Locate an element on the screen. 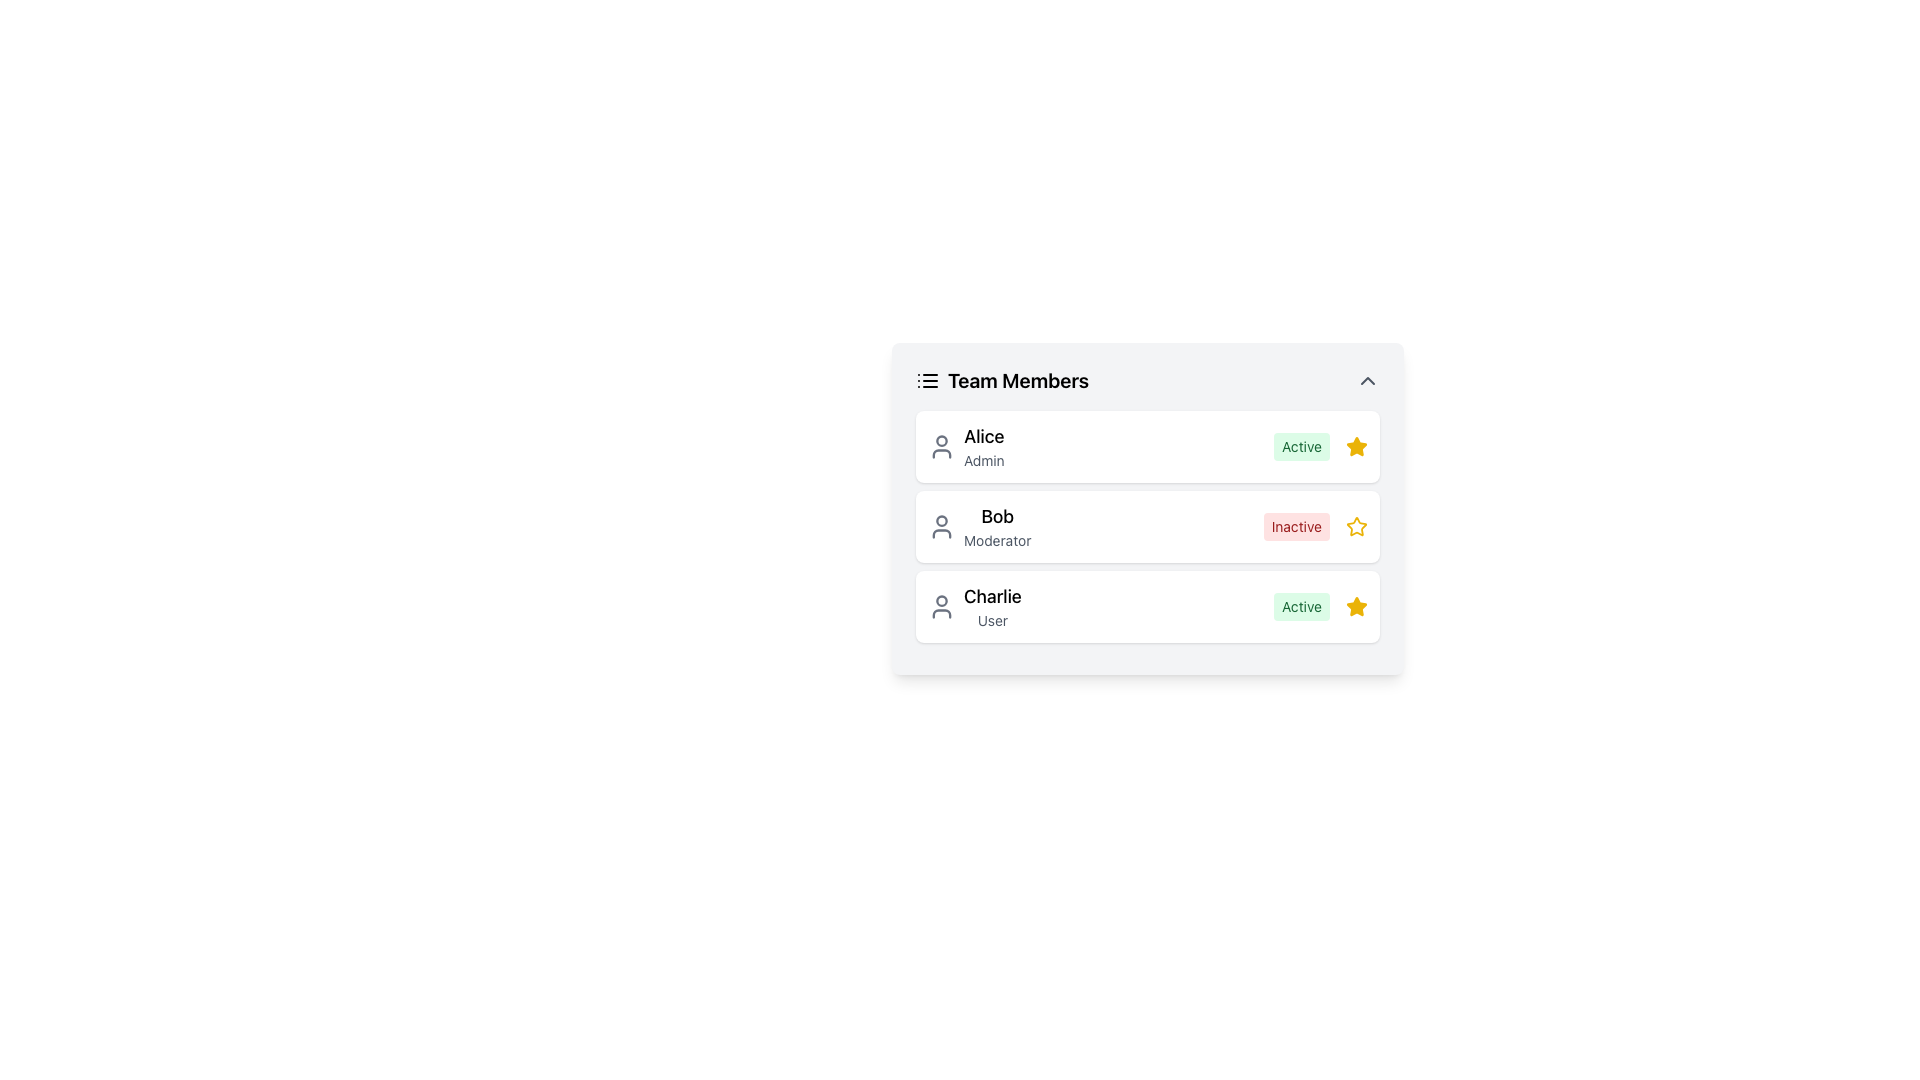 The image size is (1920, 1080). the 'Active' status badge located to the right of the user name 'Charlie' within the 'Team Members' card is located at coordinates (1320, 605).